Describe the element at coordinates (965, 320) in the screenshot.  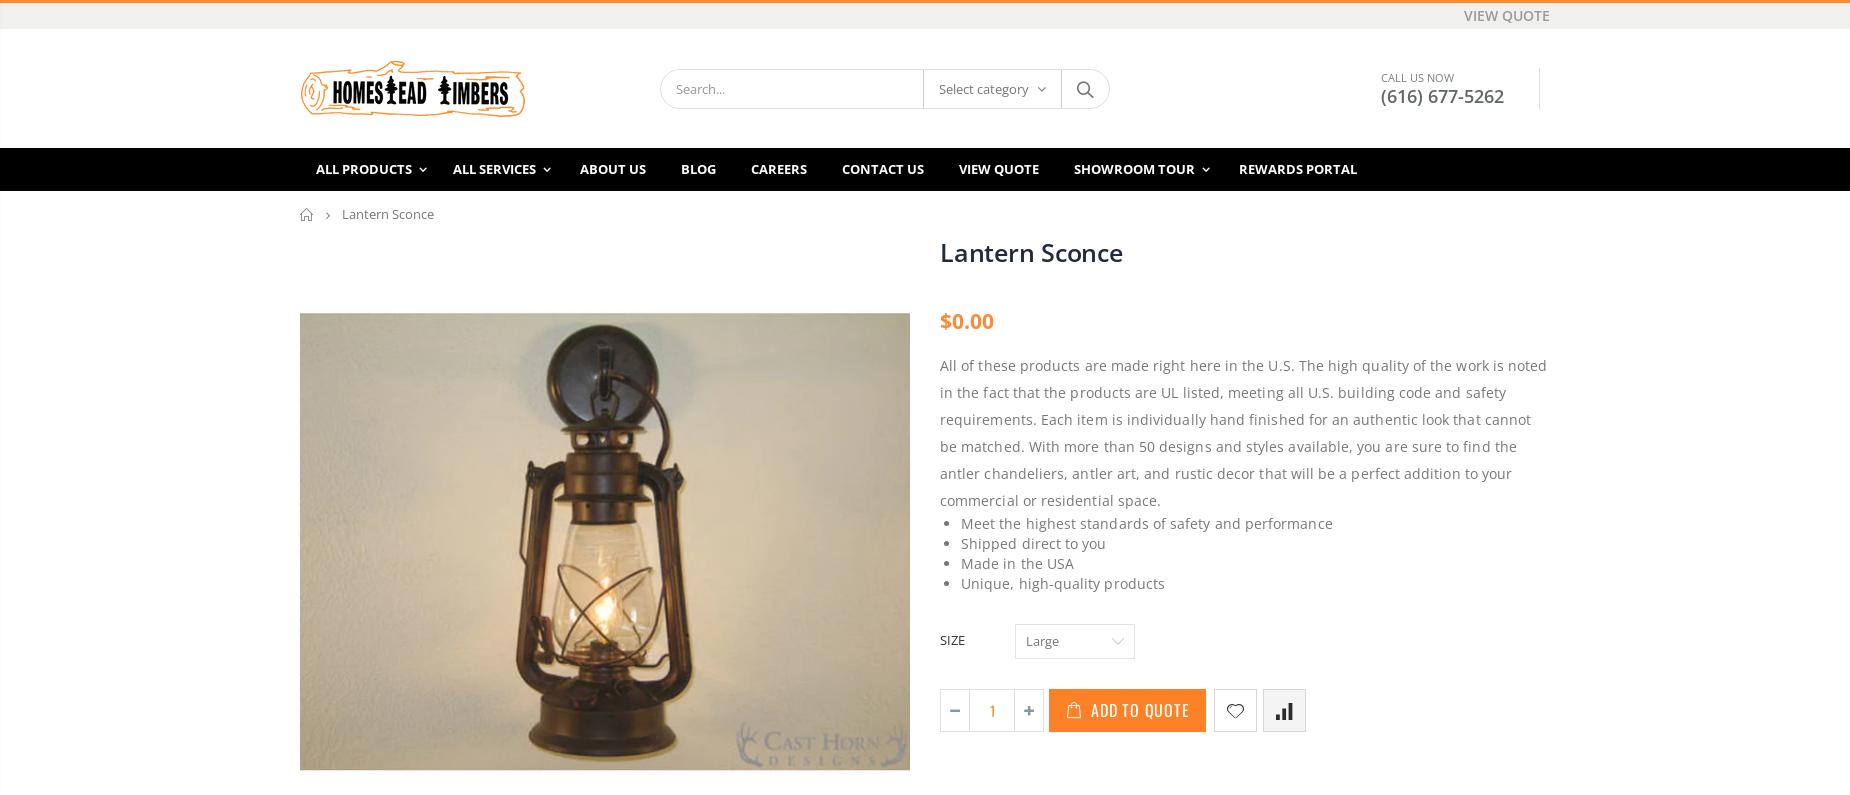
I see `'$0.00'` at that location.